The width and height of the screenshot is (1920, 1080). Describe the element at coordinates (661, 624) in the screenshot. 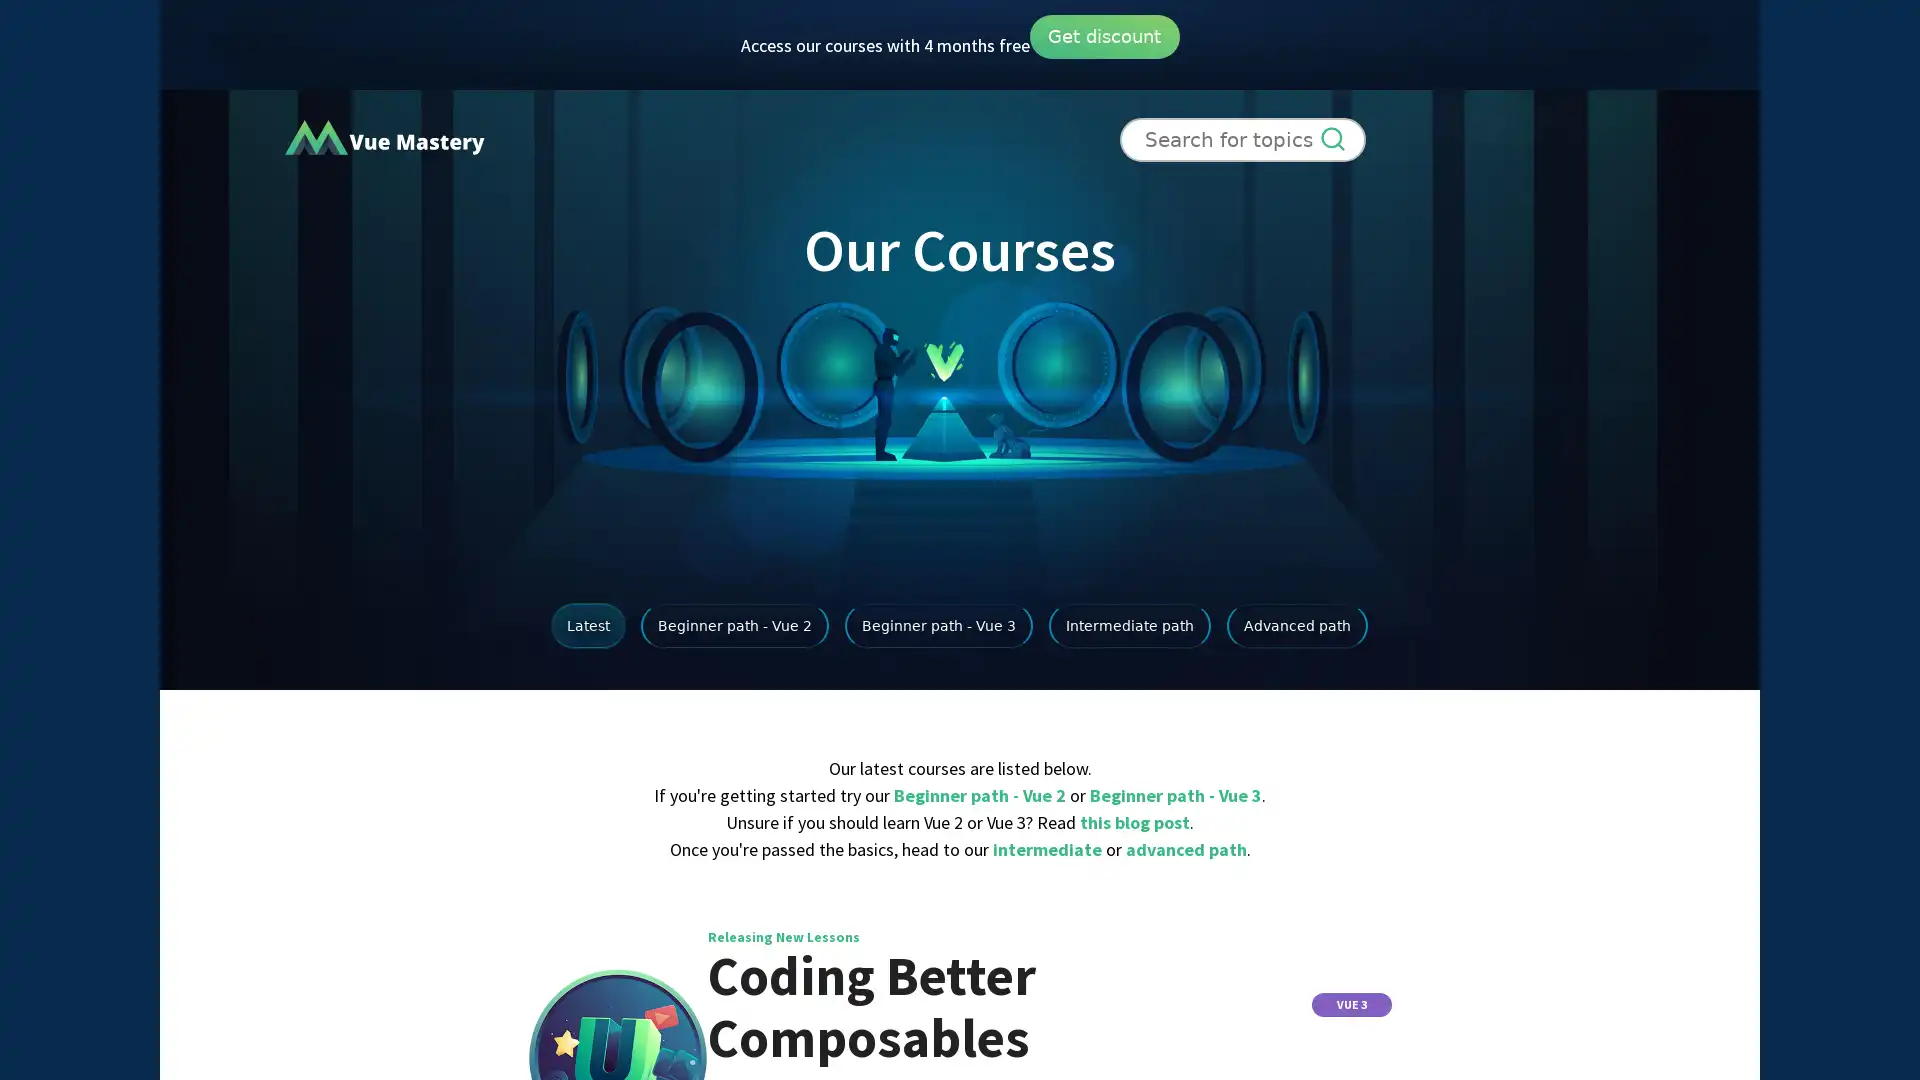

I see `Beginner path - Vue 2` at that location.